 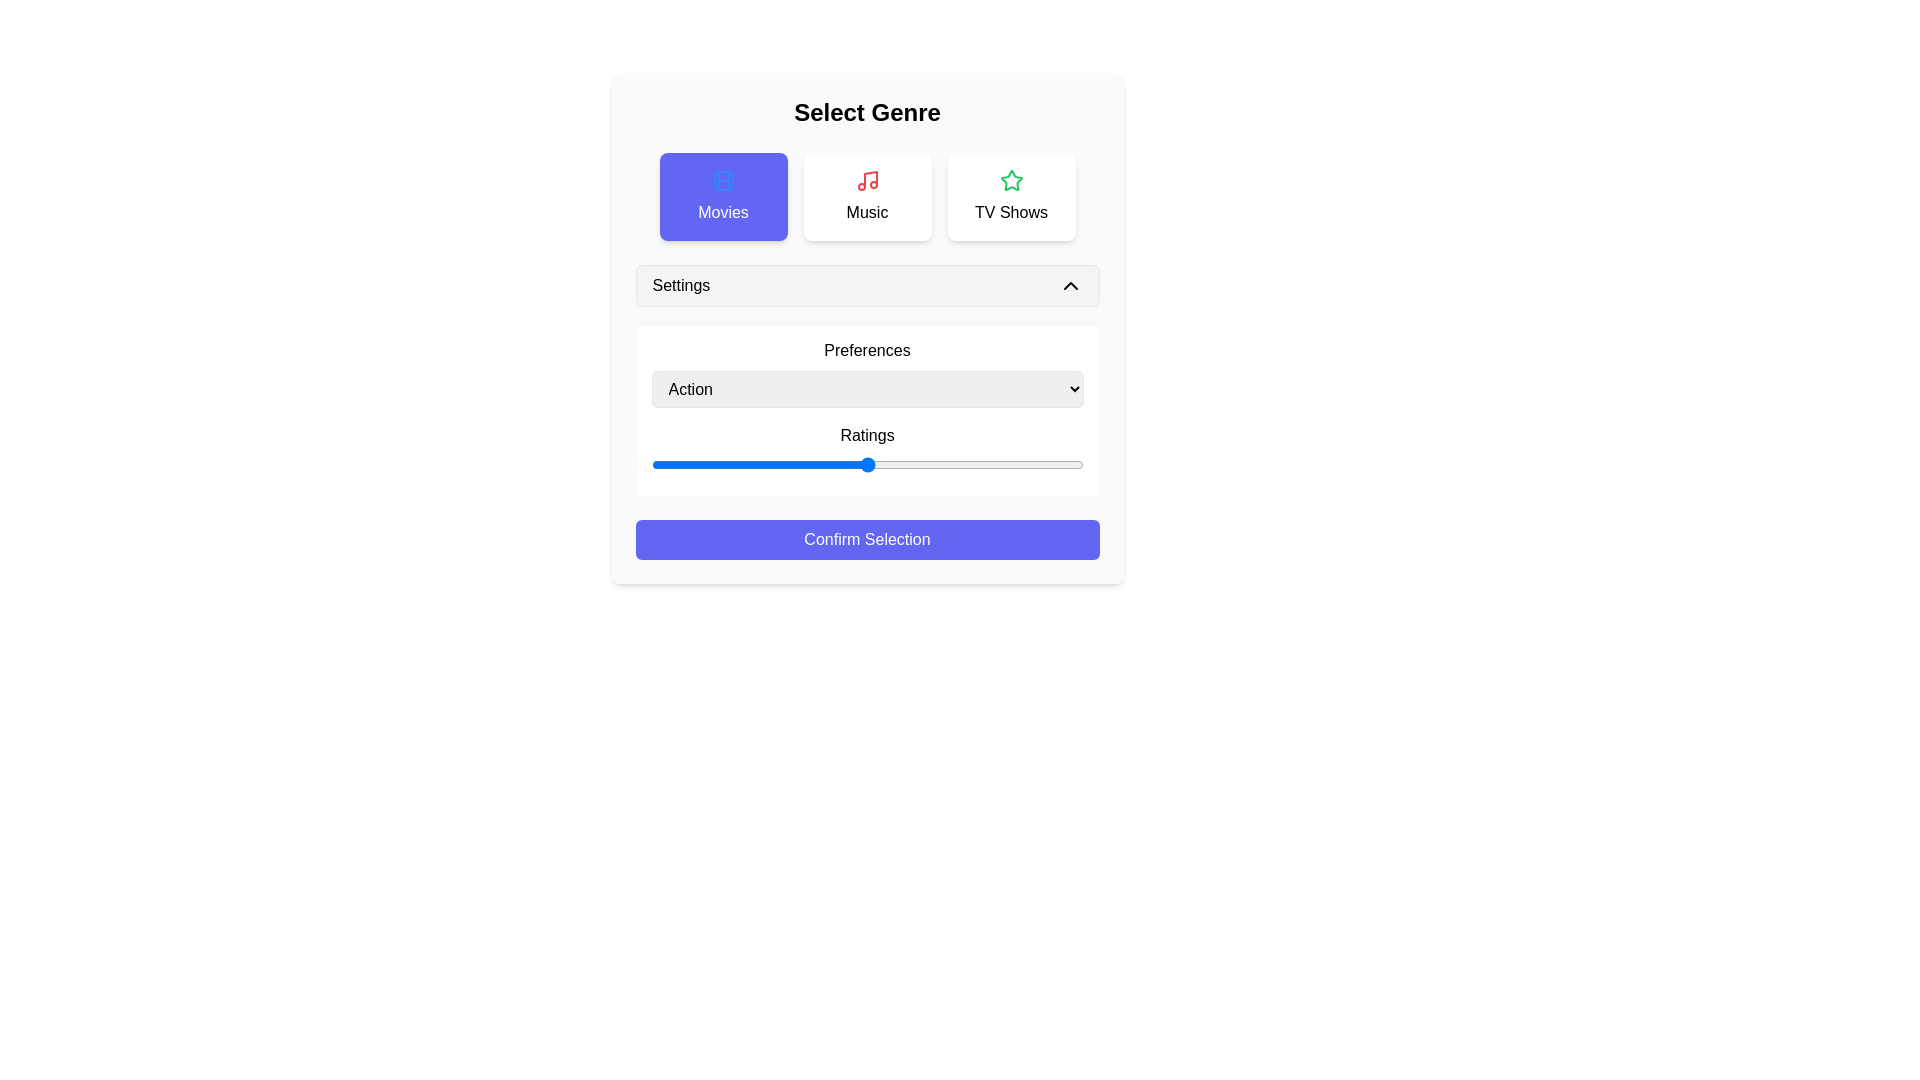 I want to click on the 'Movies' text label which is styled with a medium font and positioned at the bottom center of a card with a purple background and rounded corners, so click(x=722, y=212).